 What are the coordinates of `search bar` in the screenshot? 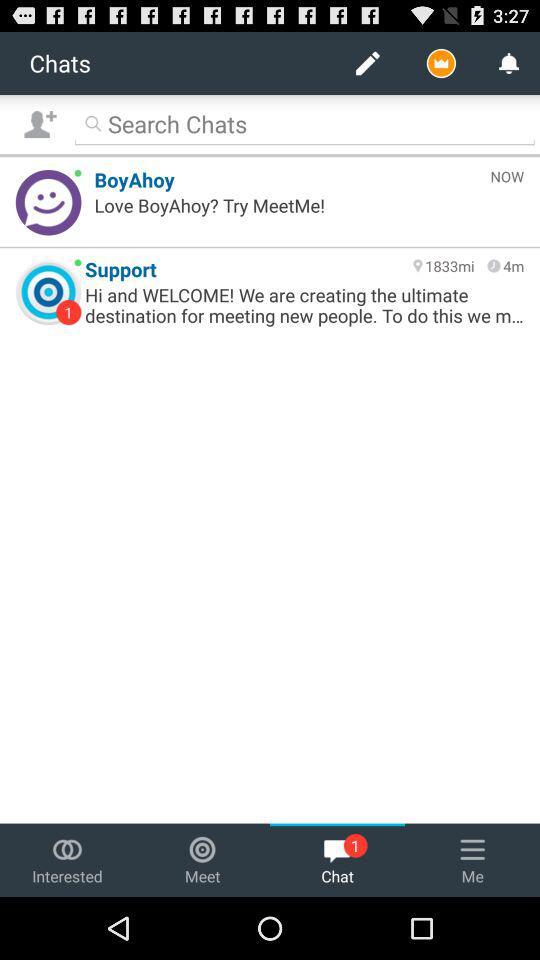 It's located at (303, 123).